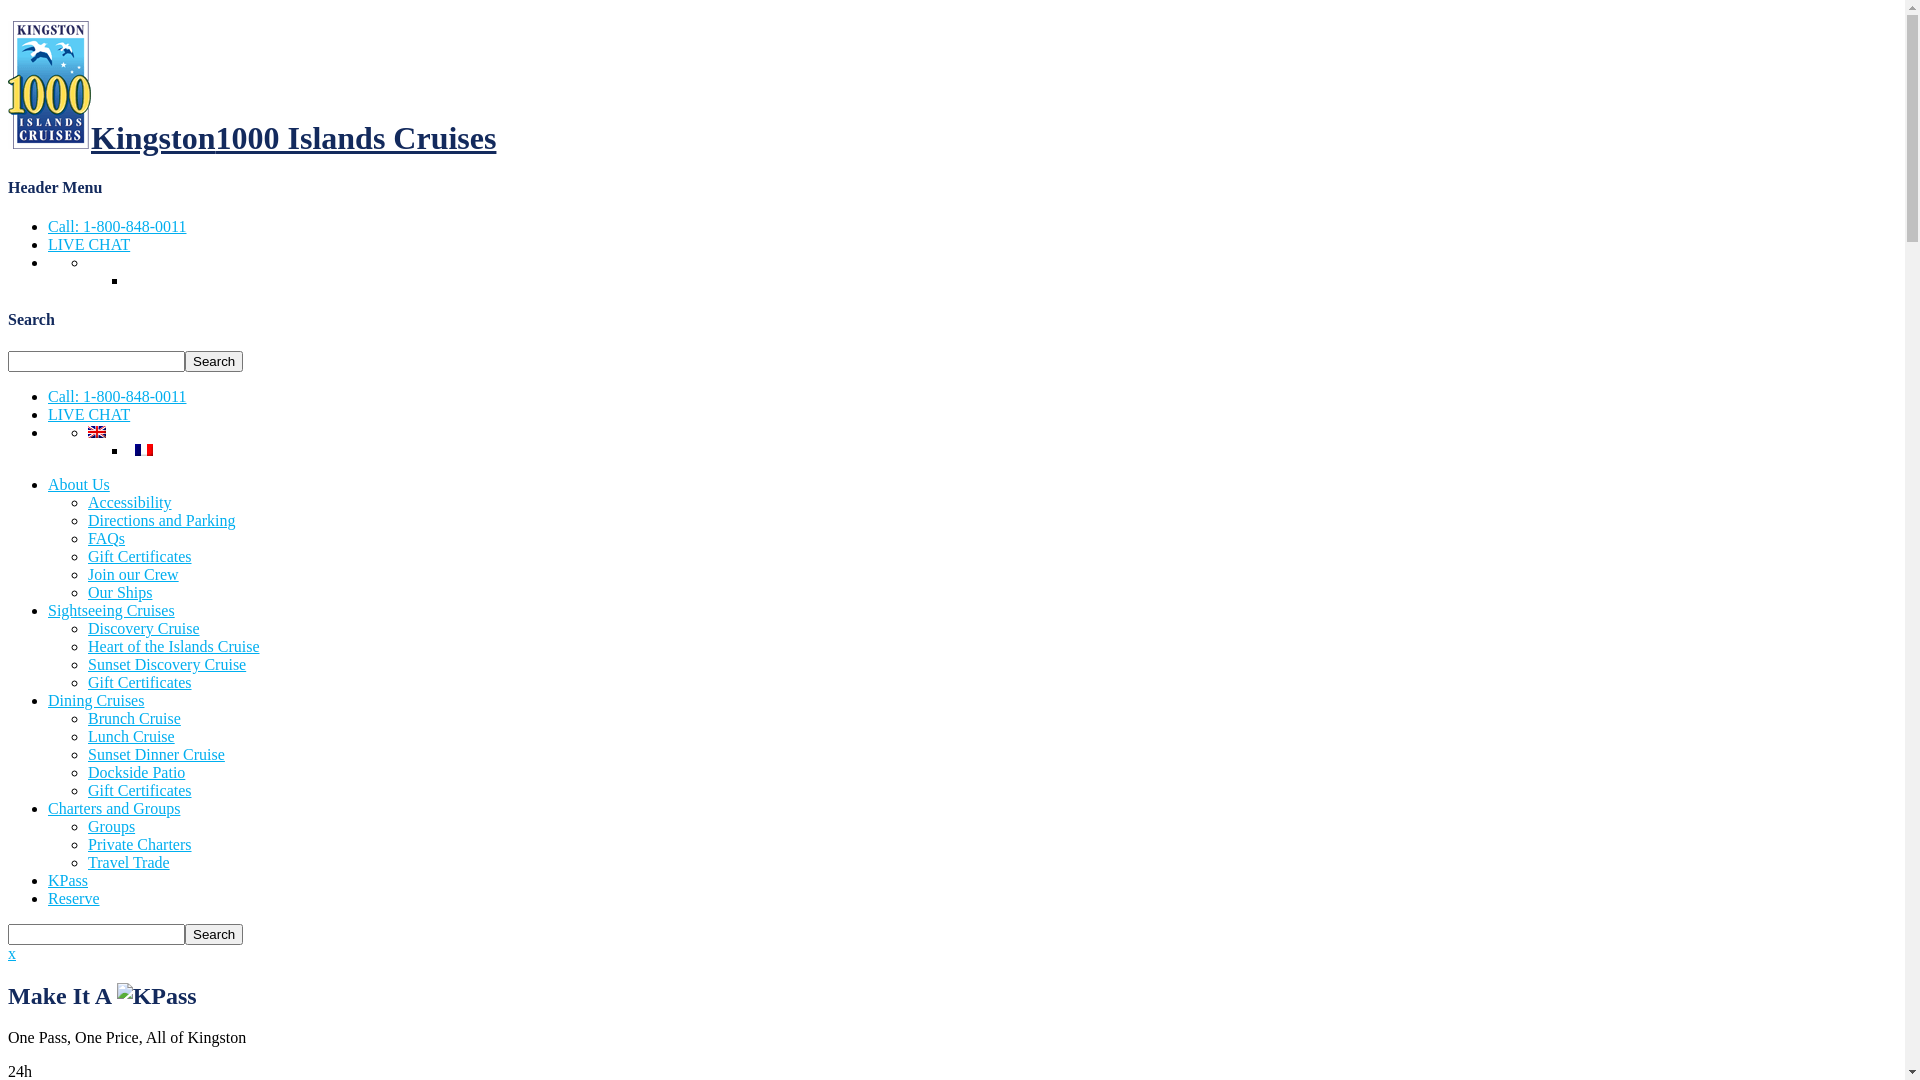 The image size is (1920, 1080). What do you see at coordinates (95, 699) in the screenshot?
I see `'Dining Cruises'` at bounding box center [95, 699].